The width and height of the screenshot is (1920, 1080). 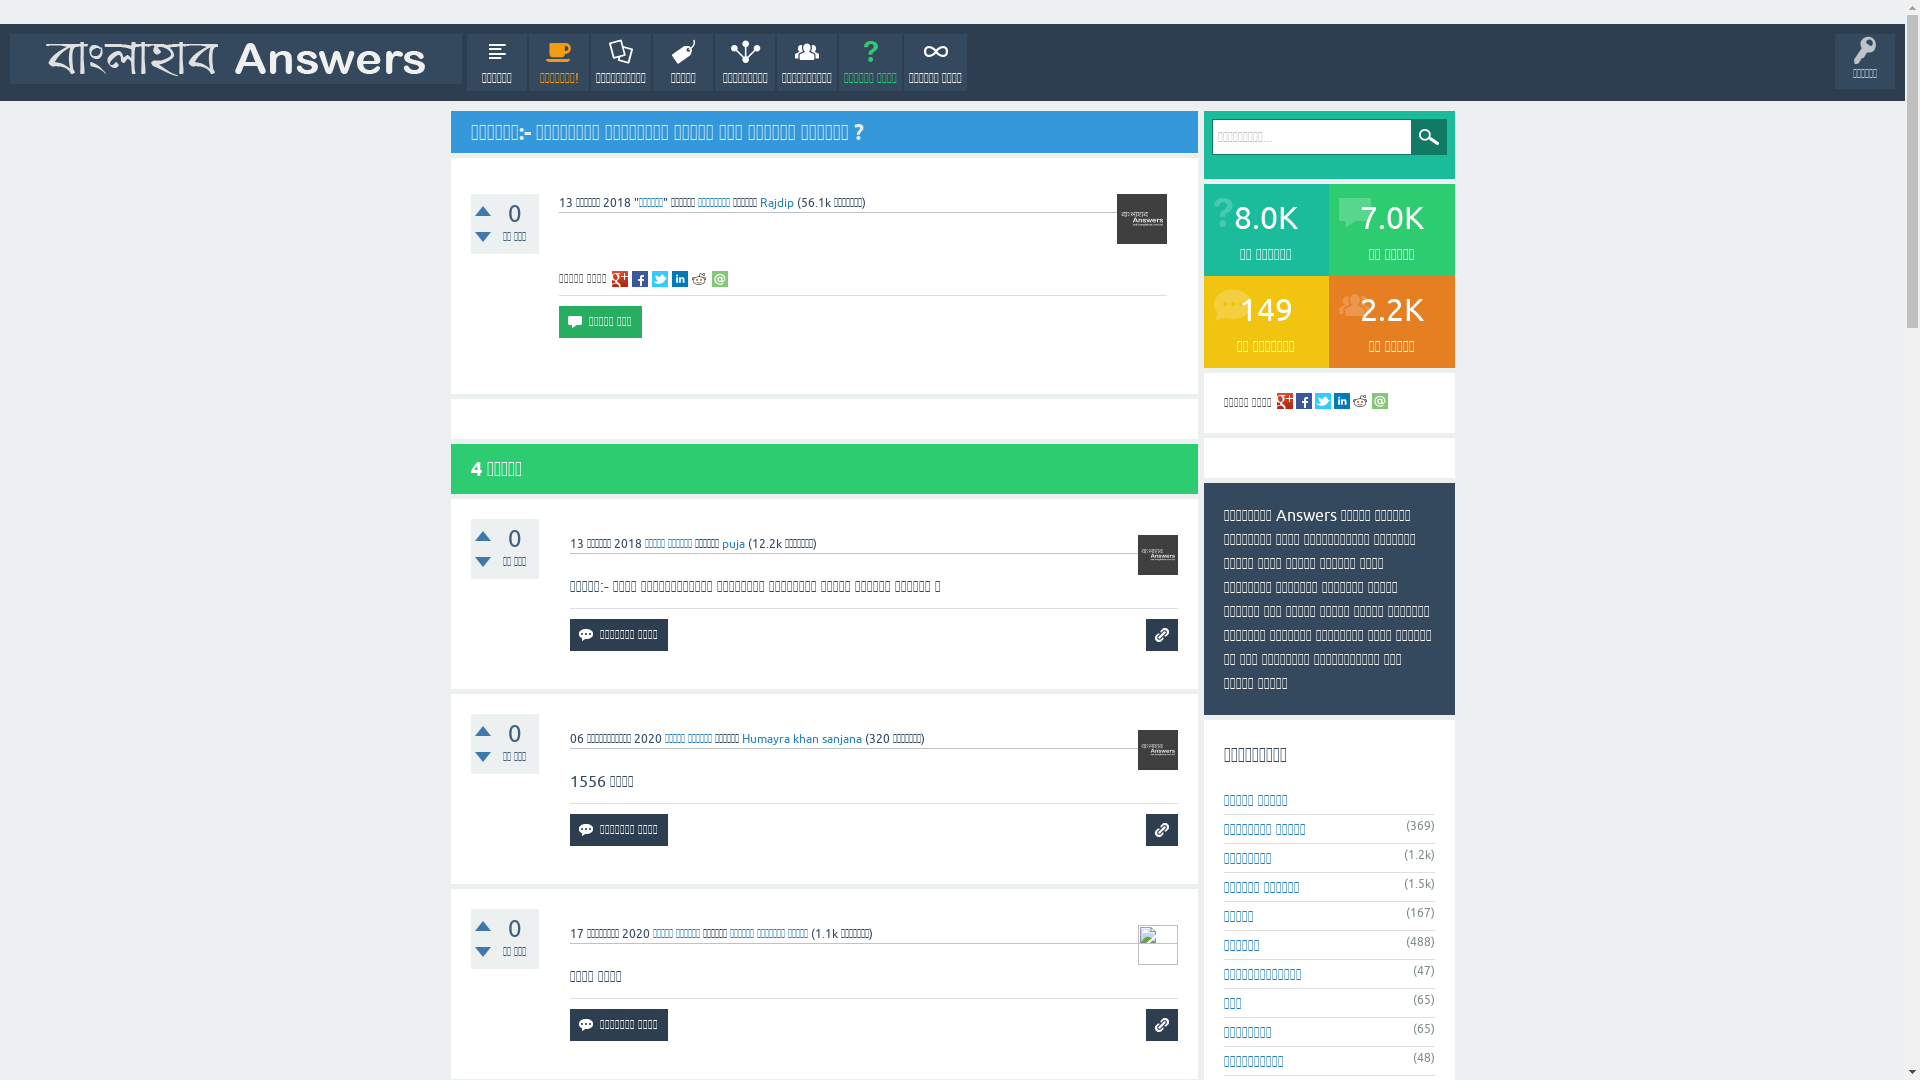 What do you see at coordinates (801, 739) in the screenshot?
I see `'Humayra khan sanjana'` at bounding box center [801, 739].